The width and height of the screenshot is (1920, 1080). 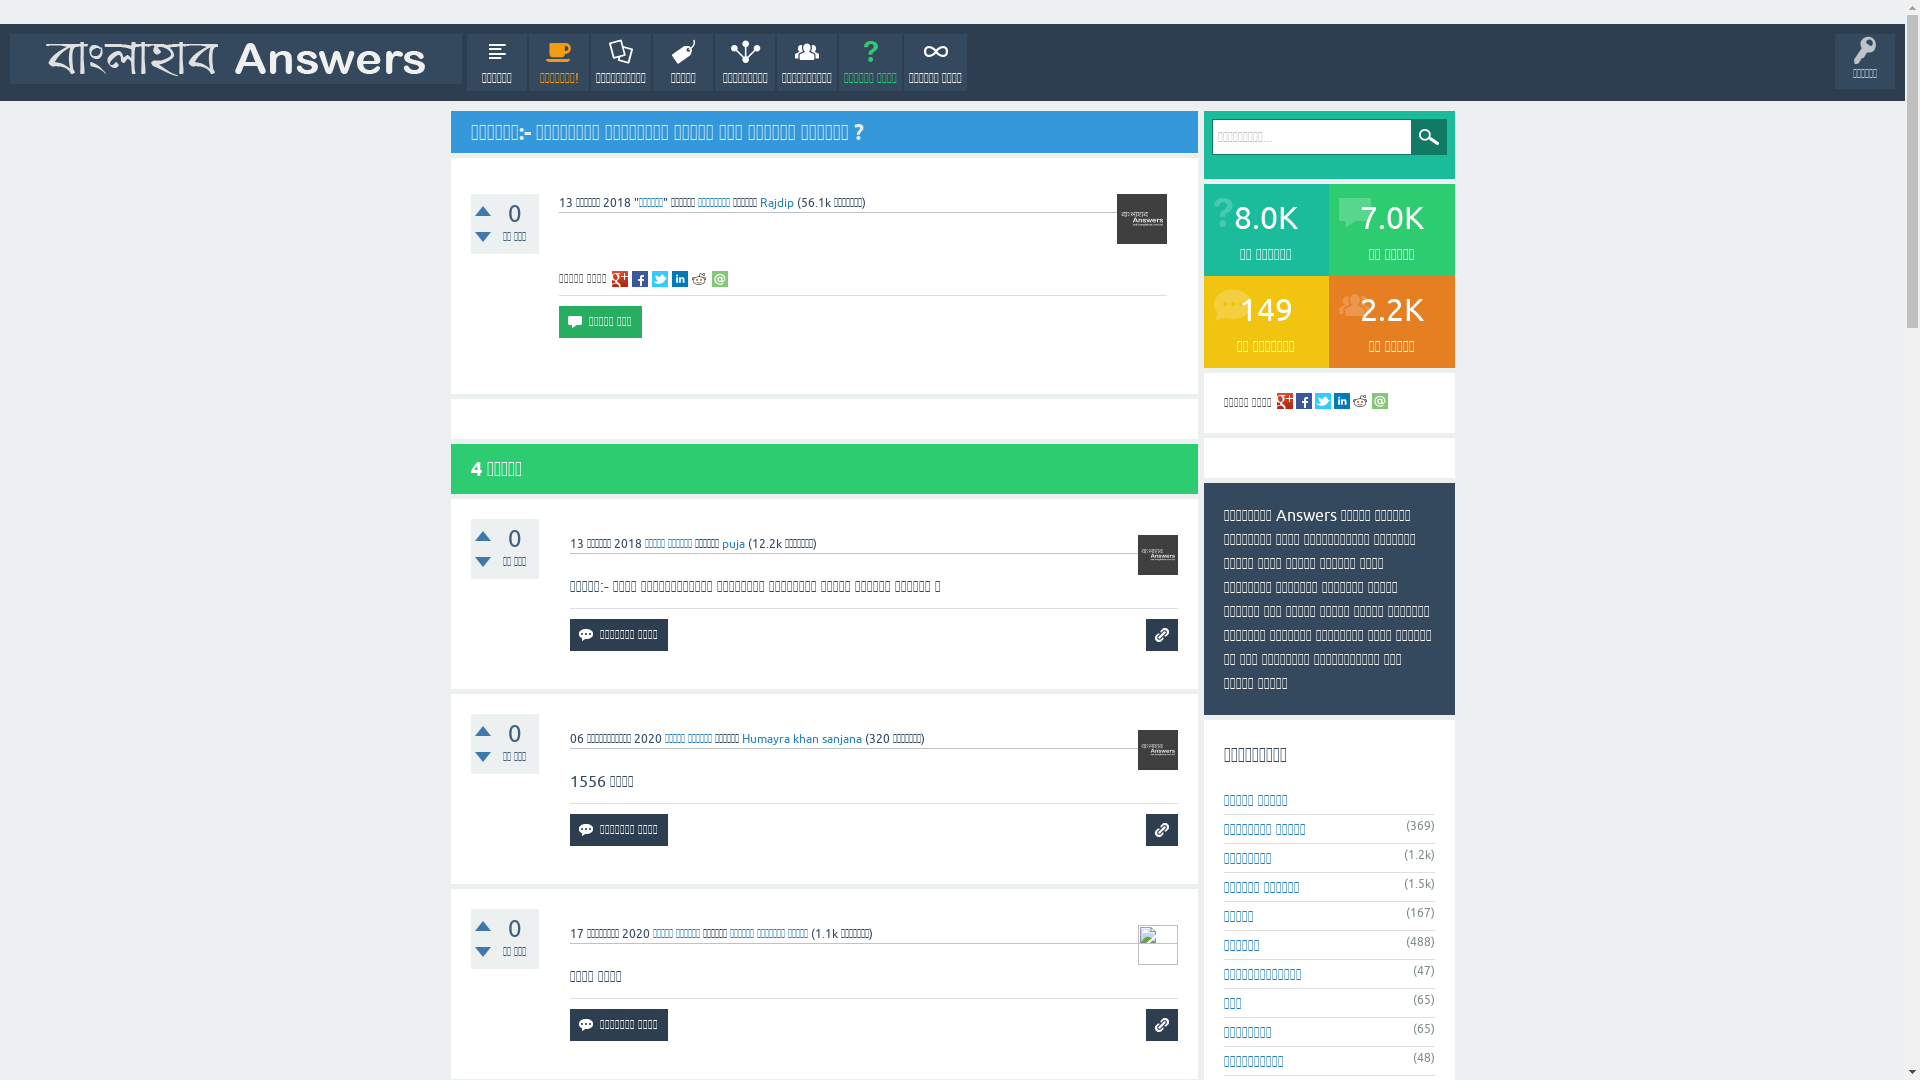 What do you see at coordinates (801, 739) in the screenshot?
I see `'Humayra khan sanjana'` at bounding box center [801, 739].